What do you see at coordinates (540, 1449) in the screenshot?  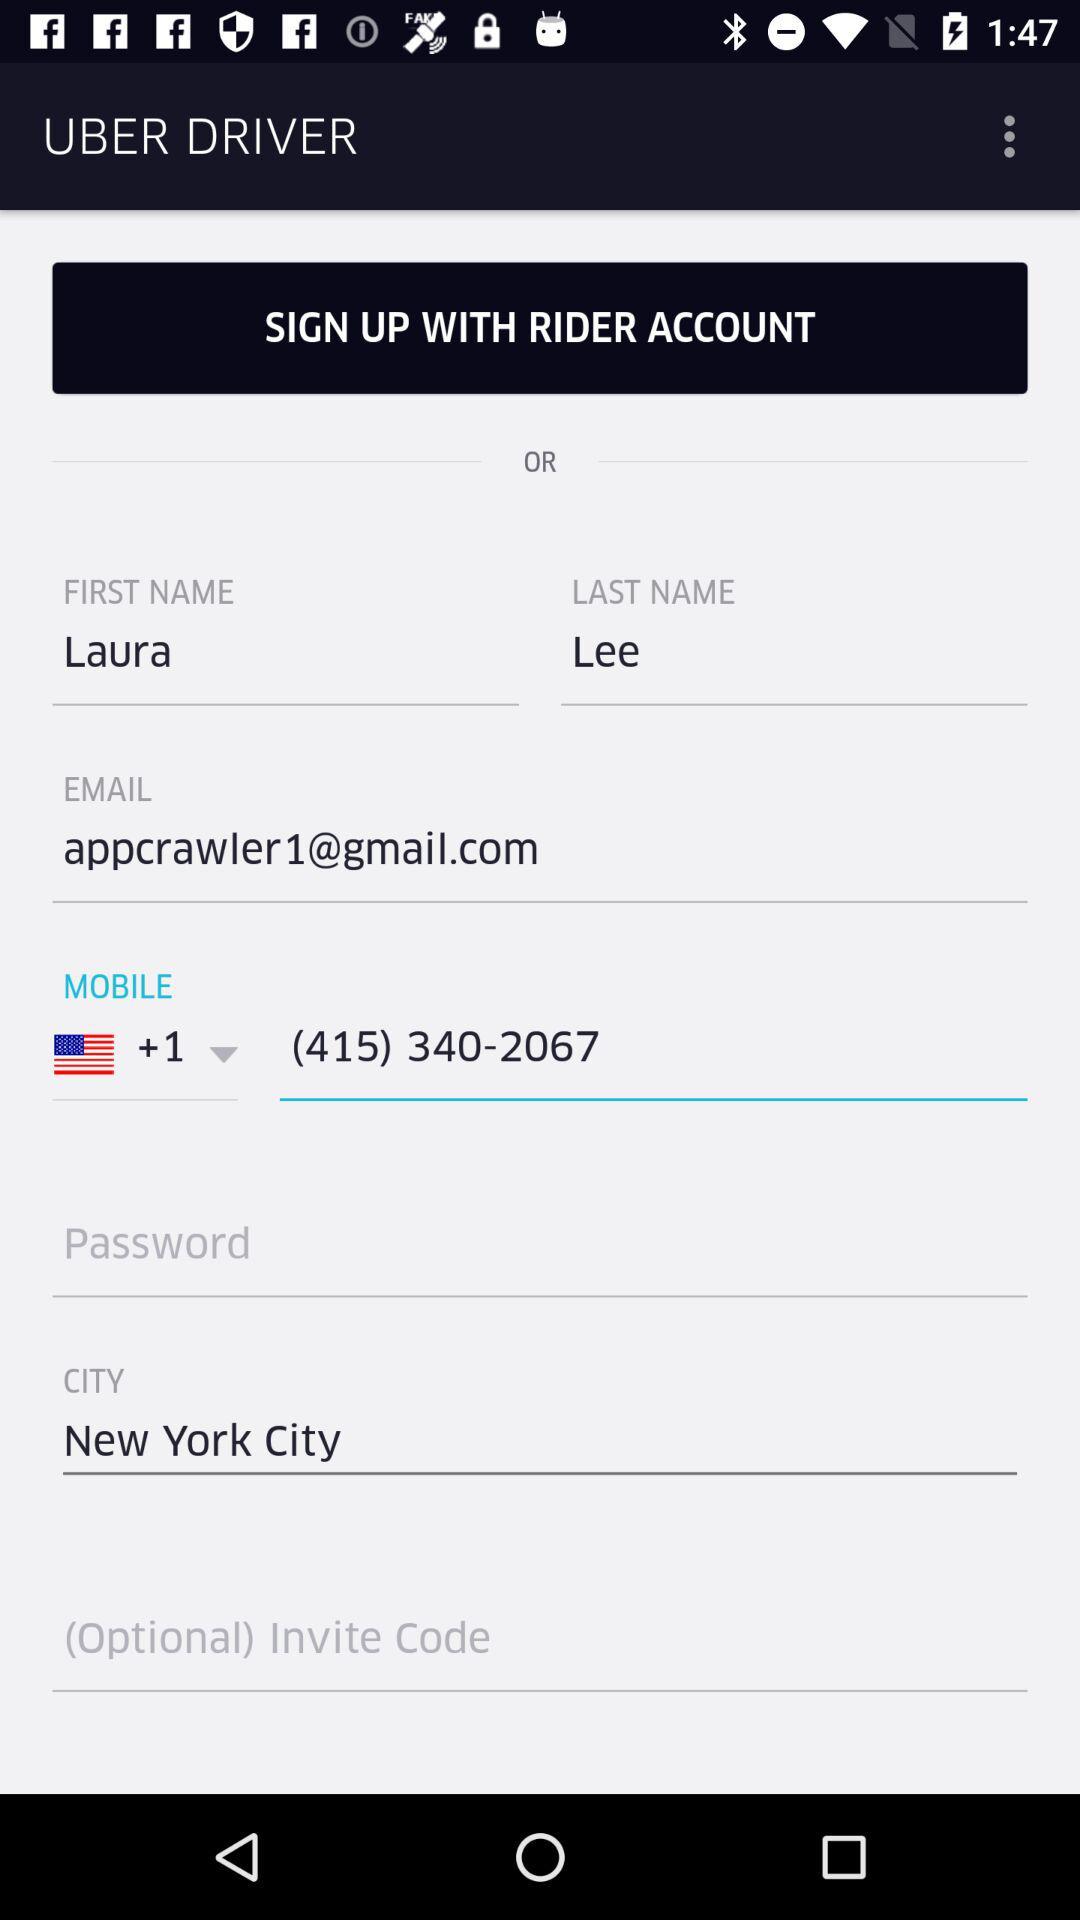 I see `the item below the city icon` at bounding box center [540, 1449].